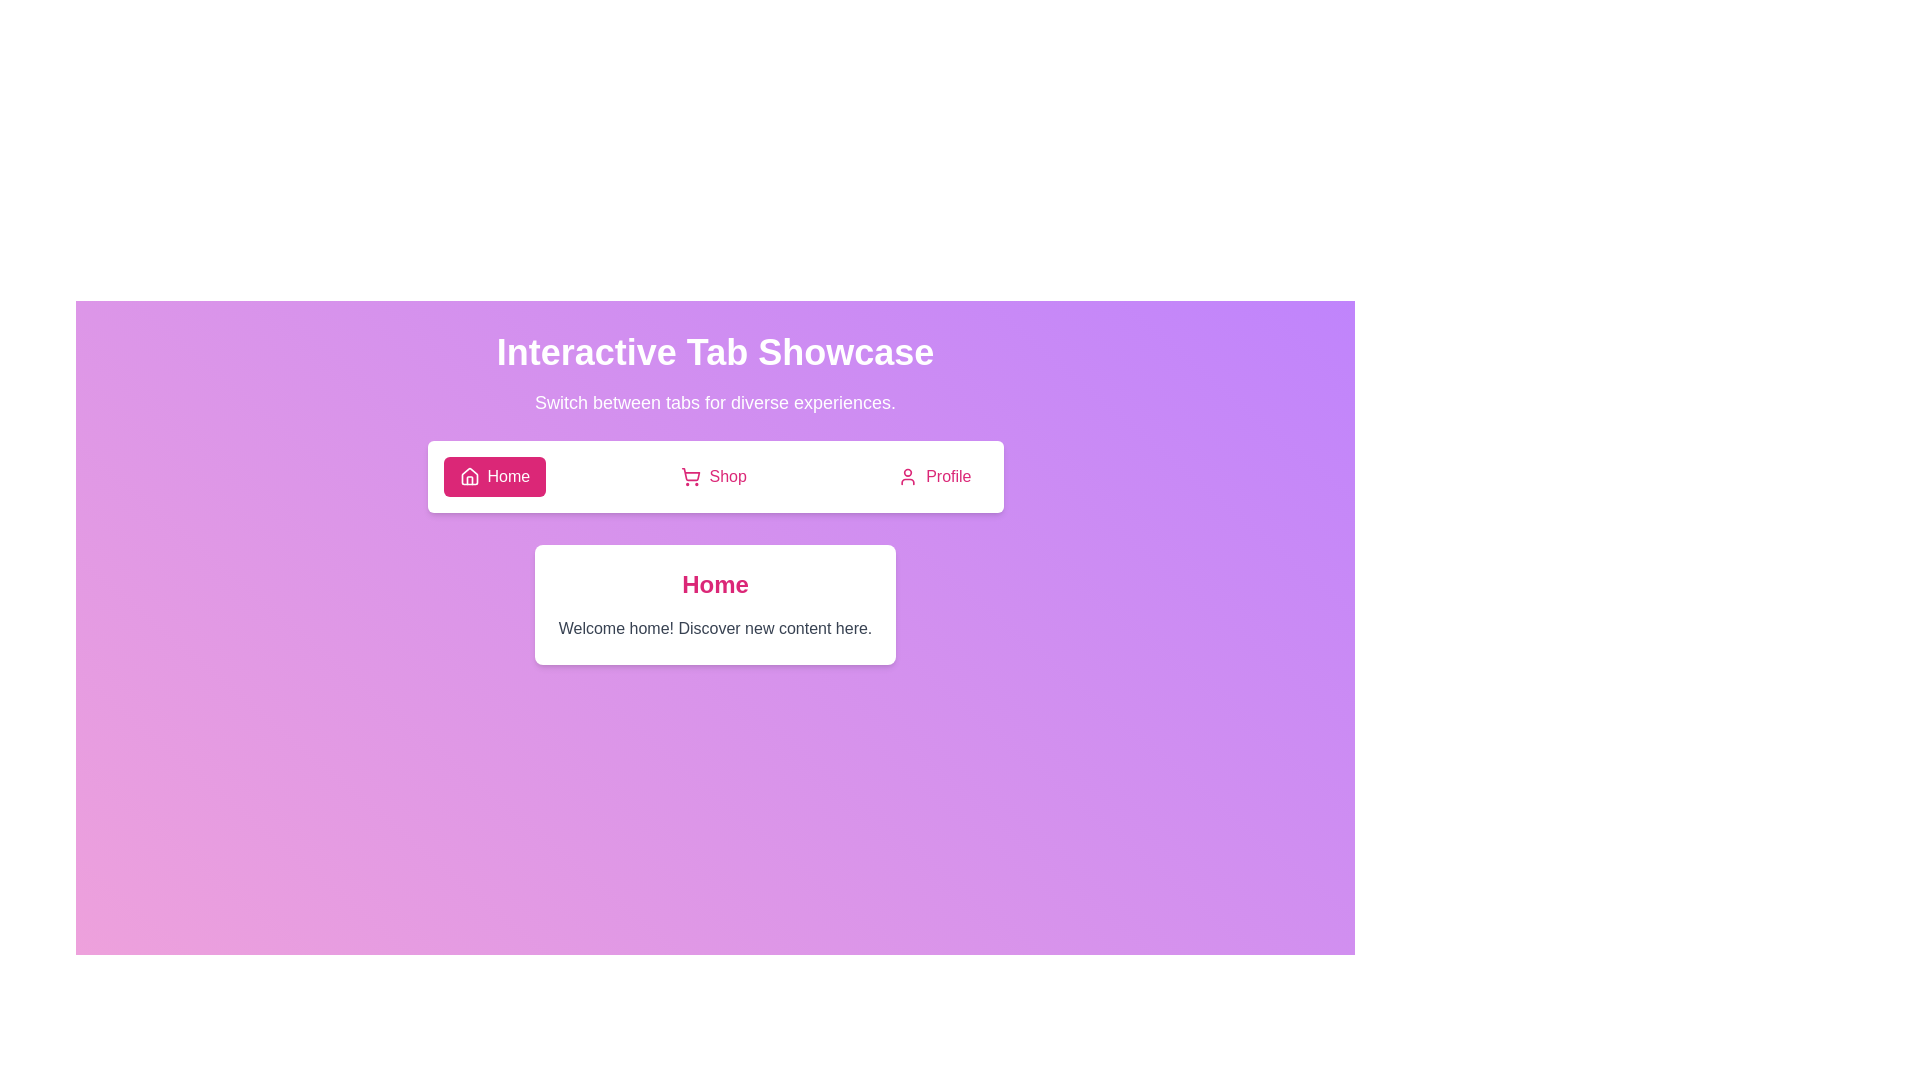 The width and height of the screenshot is (1920, 1080). What do you see at coordinates (494, 477) in the screenshot?
I see `the Home tab to display its description` at bounding box center [494, 477].